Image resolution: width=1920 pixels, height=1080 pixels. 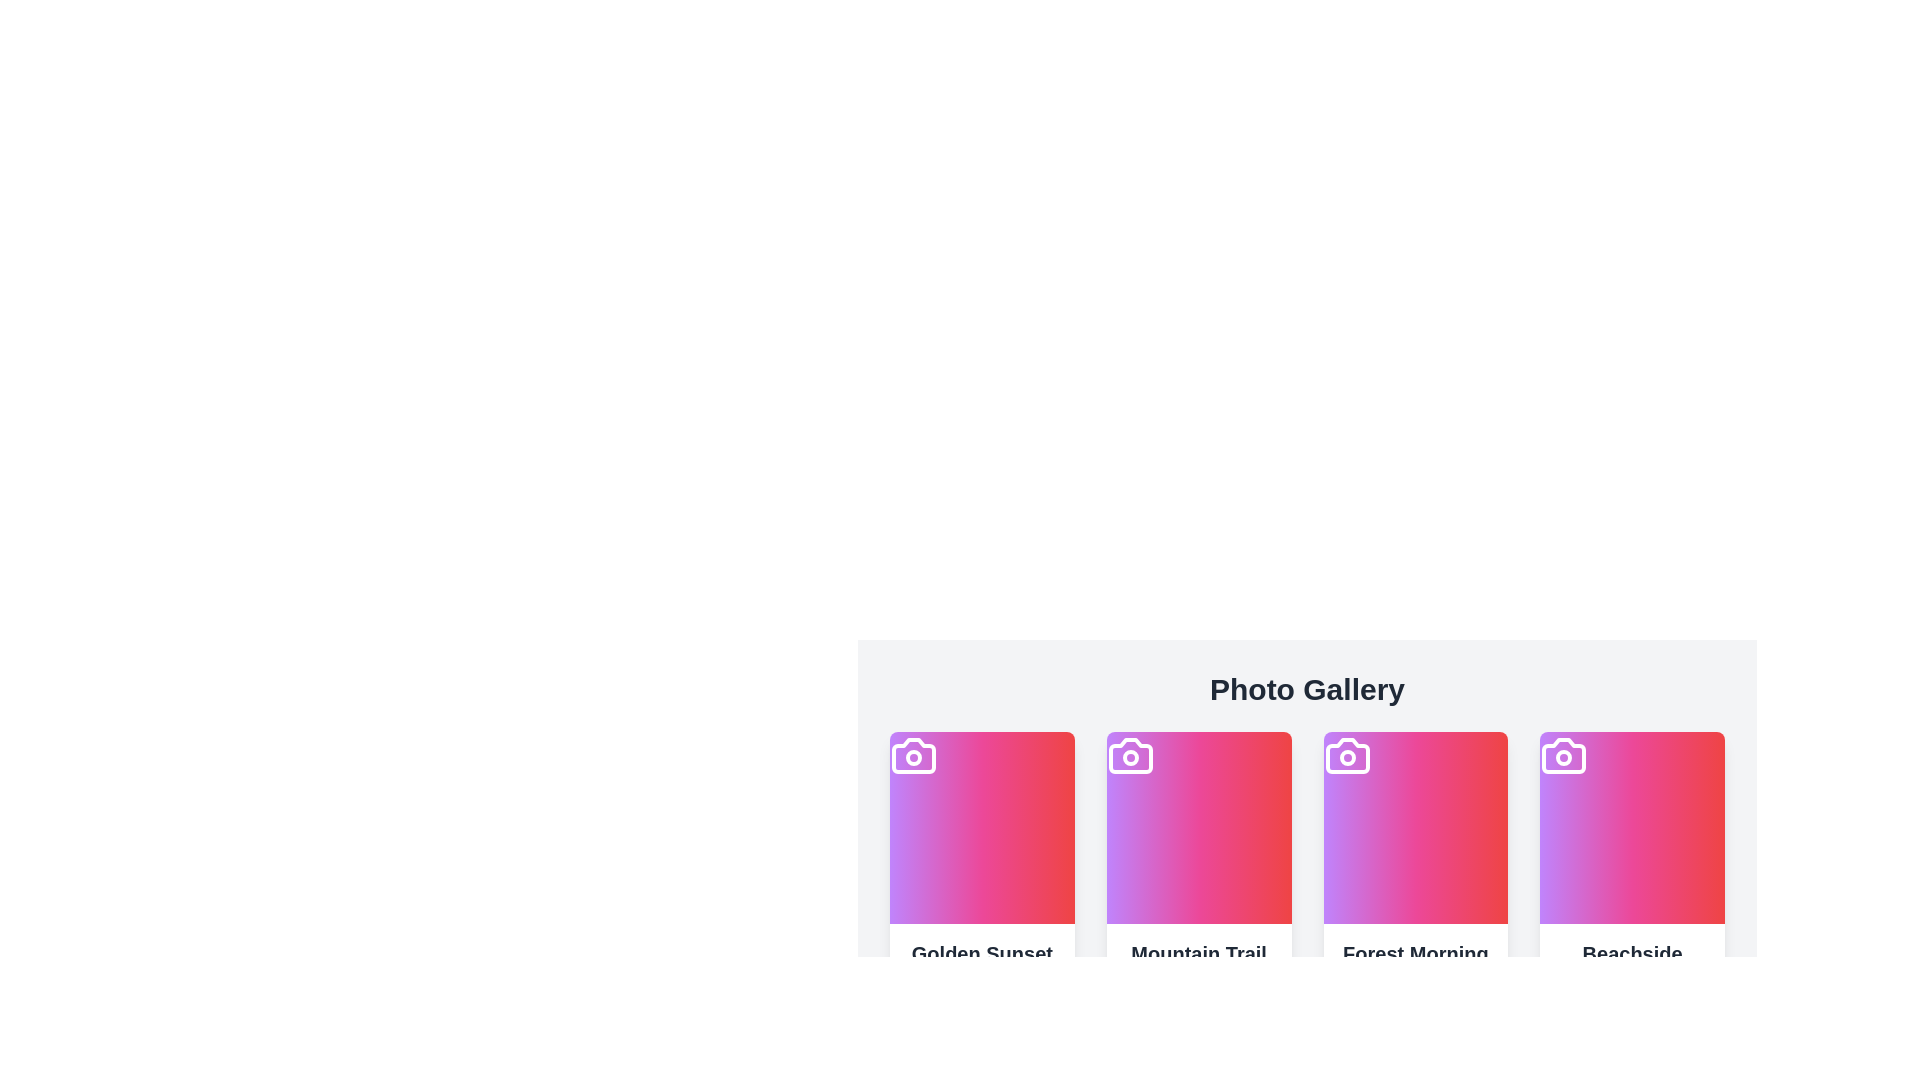 What do you see at coordinates (1130, 756) in the screenshot?
I see `the camera icon located at the top-center of the second tile in the 'Photo Gallery' list` at bounding box center [1130, 756].